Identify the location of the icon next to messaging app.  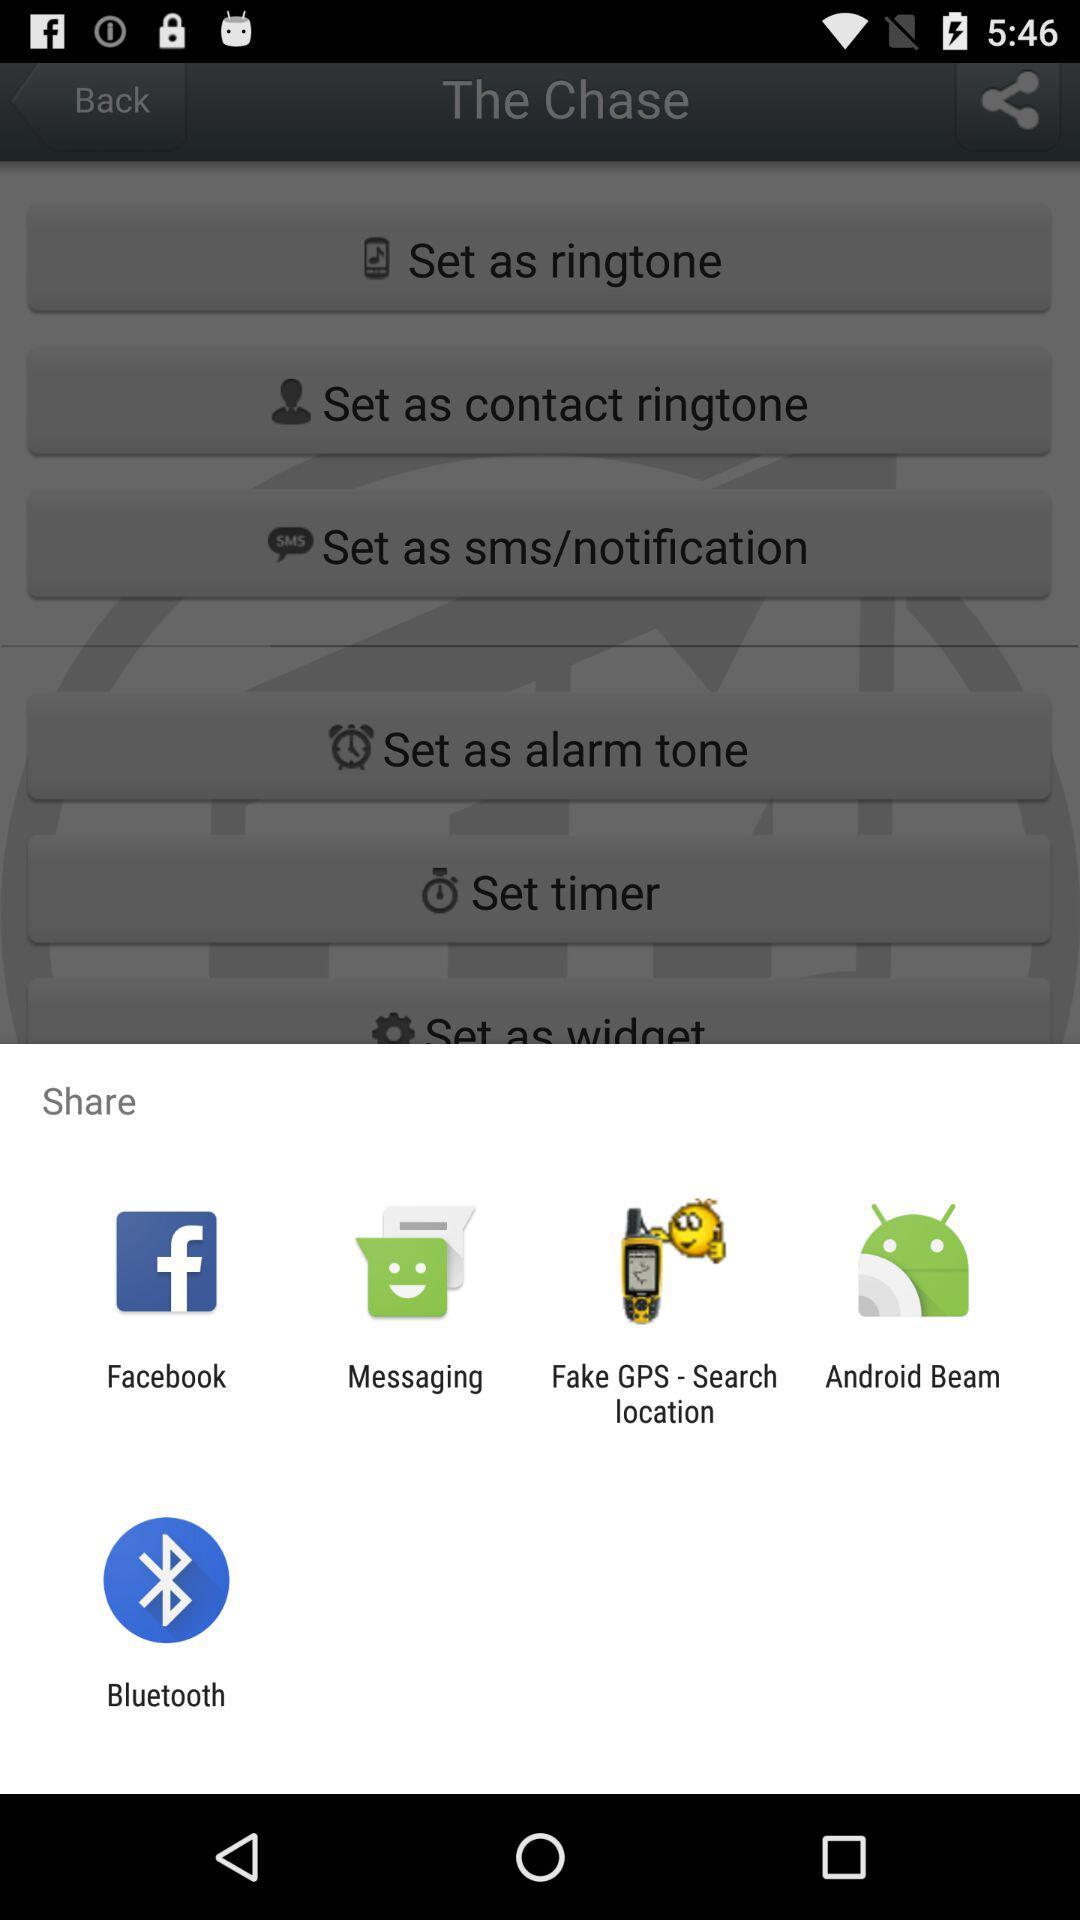
(664, 1392).